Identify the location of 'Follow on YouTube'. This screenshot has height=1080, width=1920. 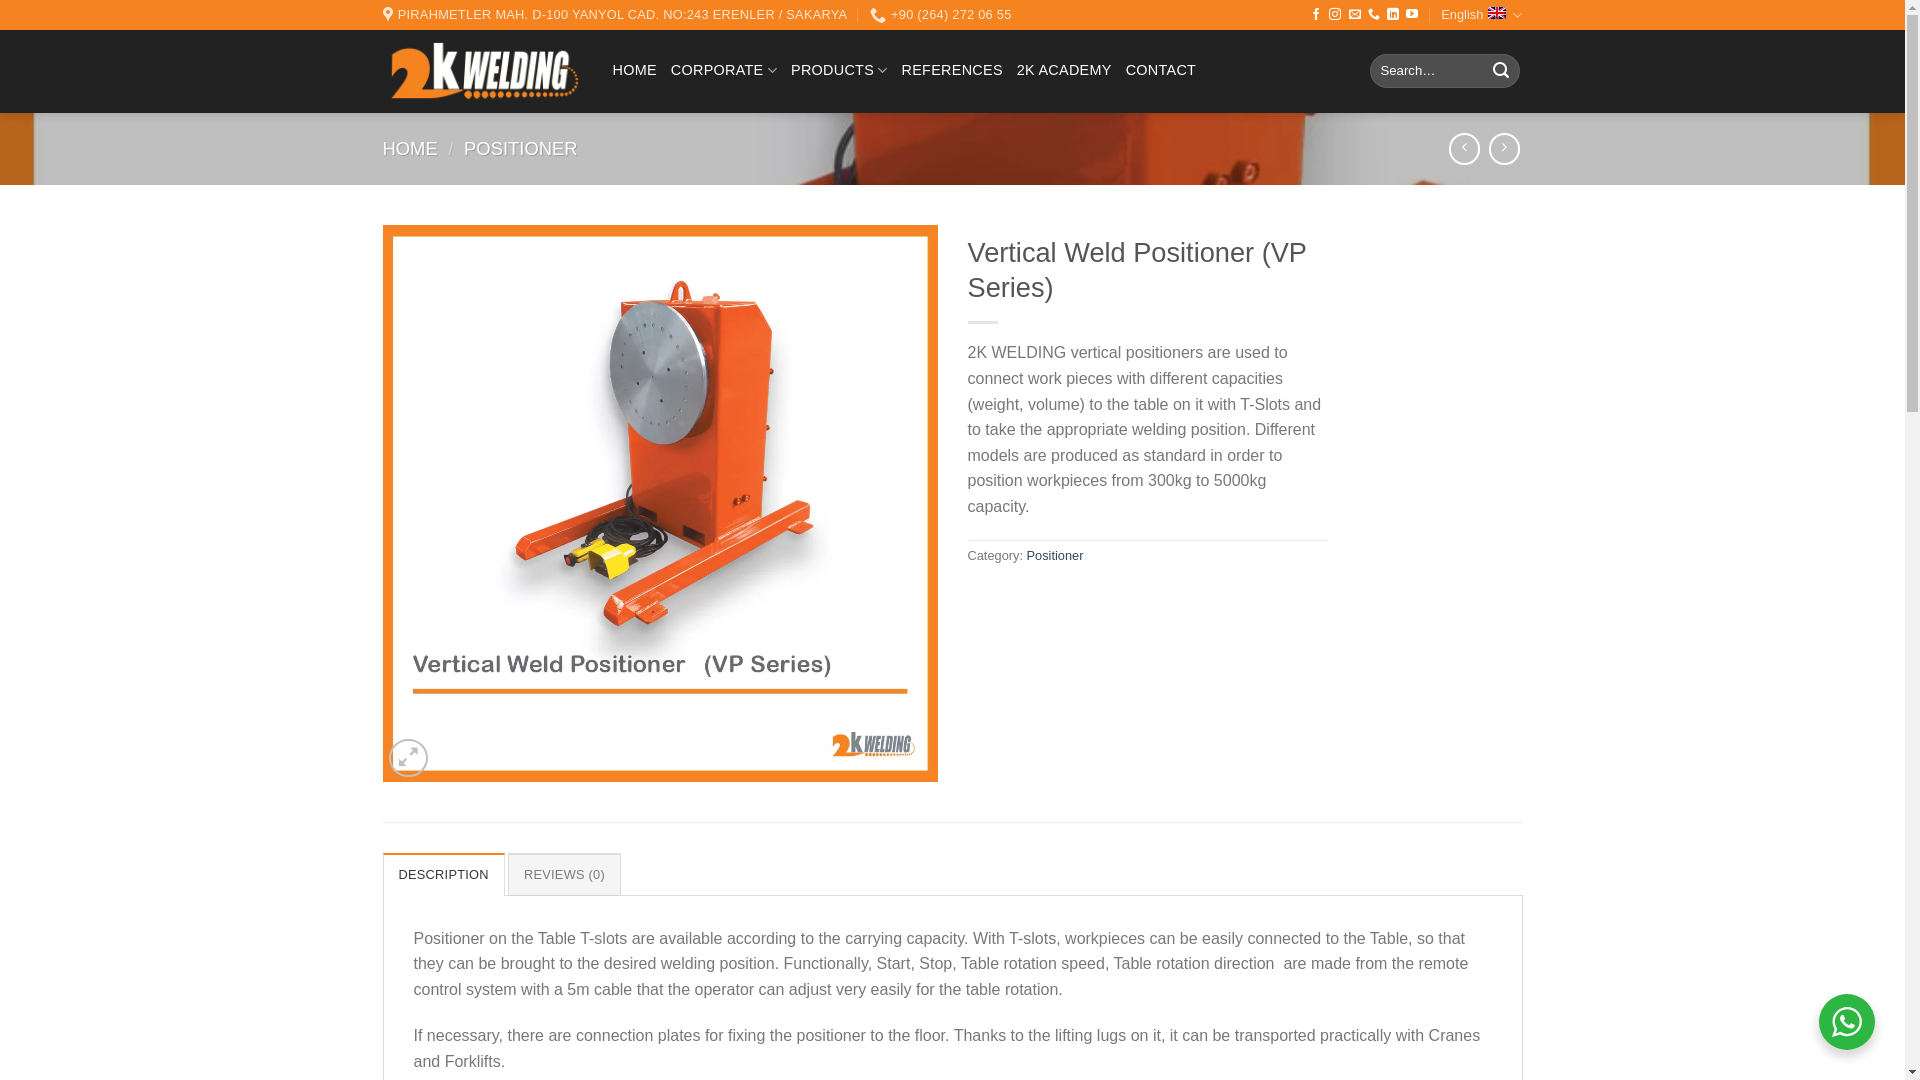
(1410, 15).